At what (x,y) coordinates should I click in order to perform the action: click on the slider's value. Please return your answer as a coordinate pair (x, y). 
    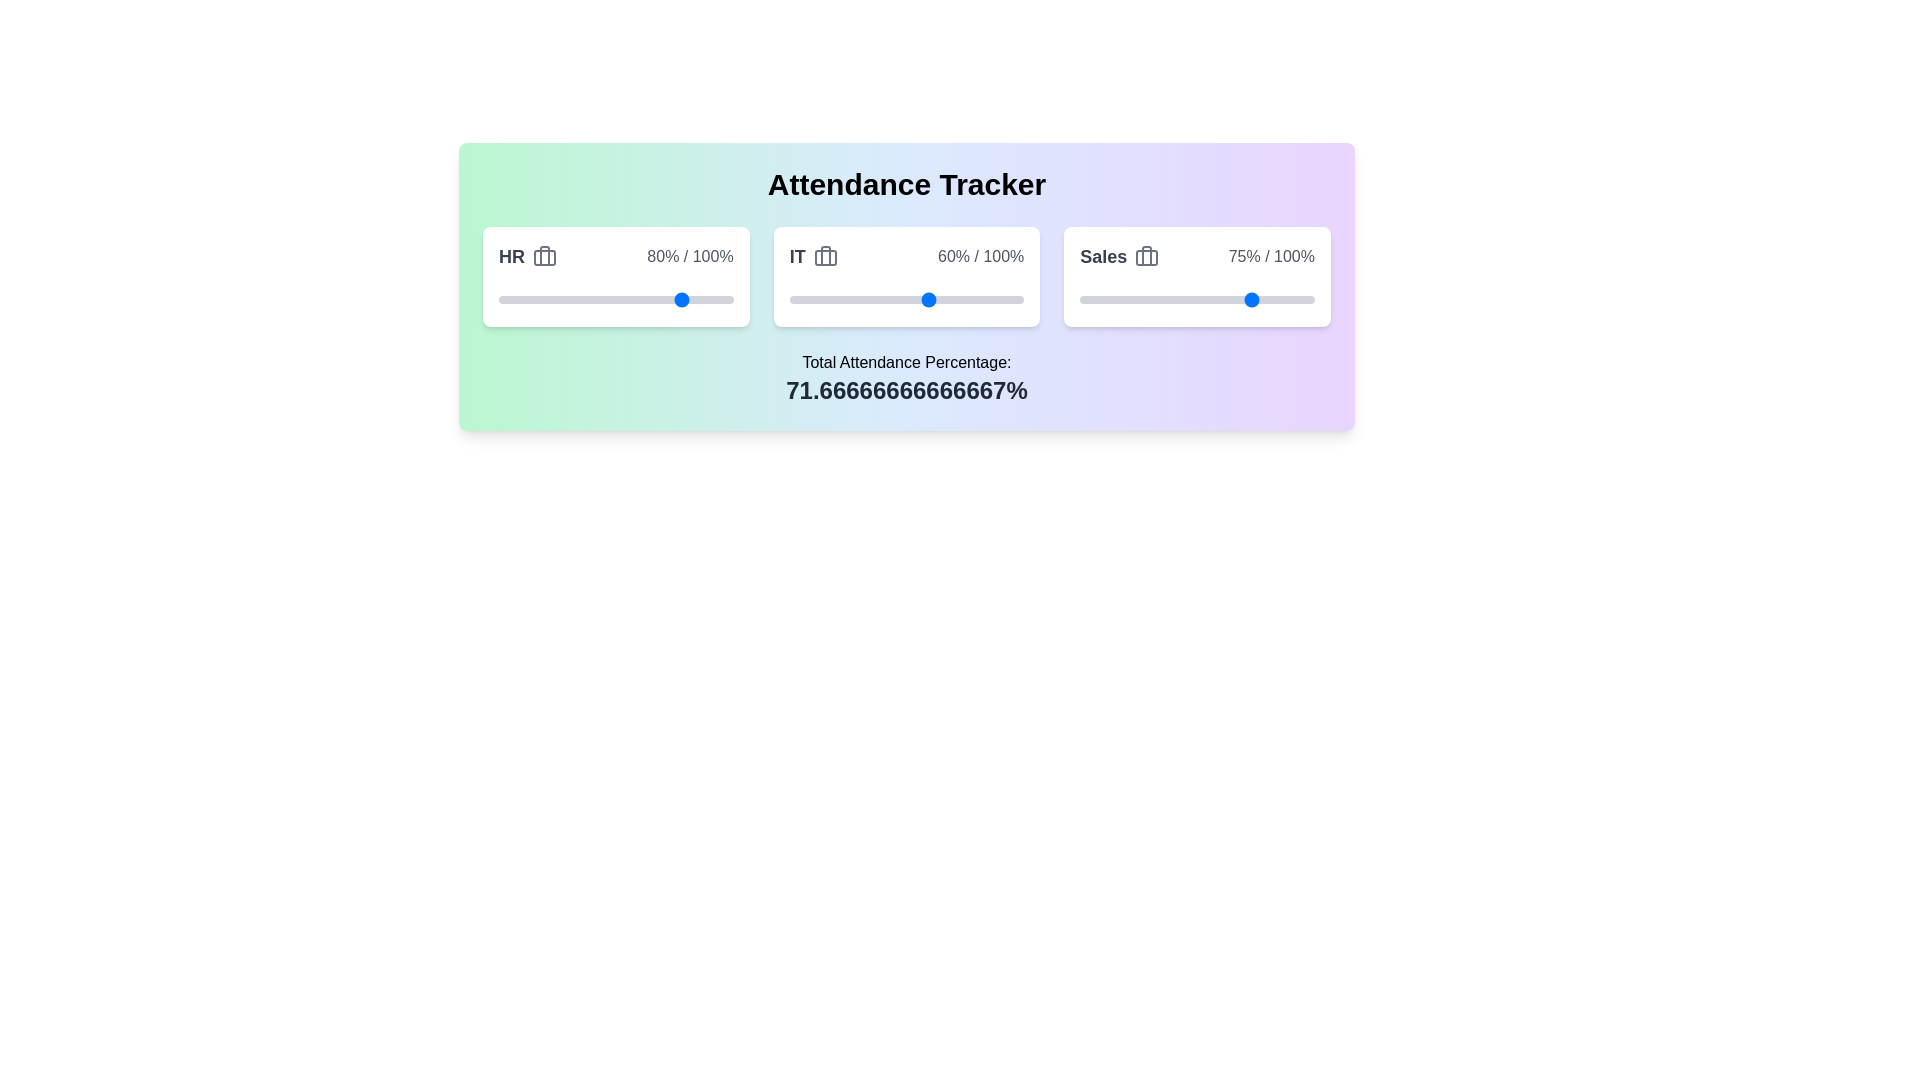
    Looking at the image, I should click on (1296, 300).